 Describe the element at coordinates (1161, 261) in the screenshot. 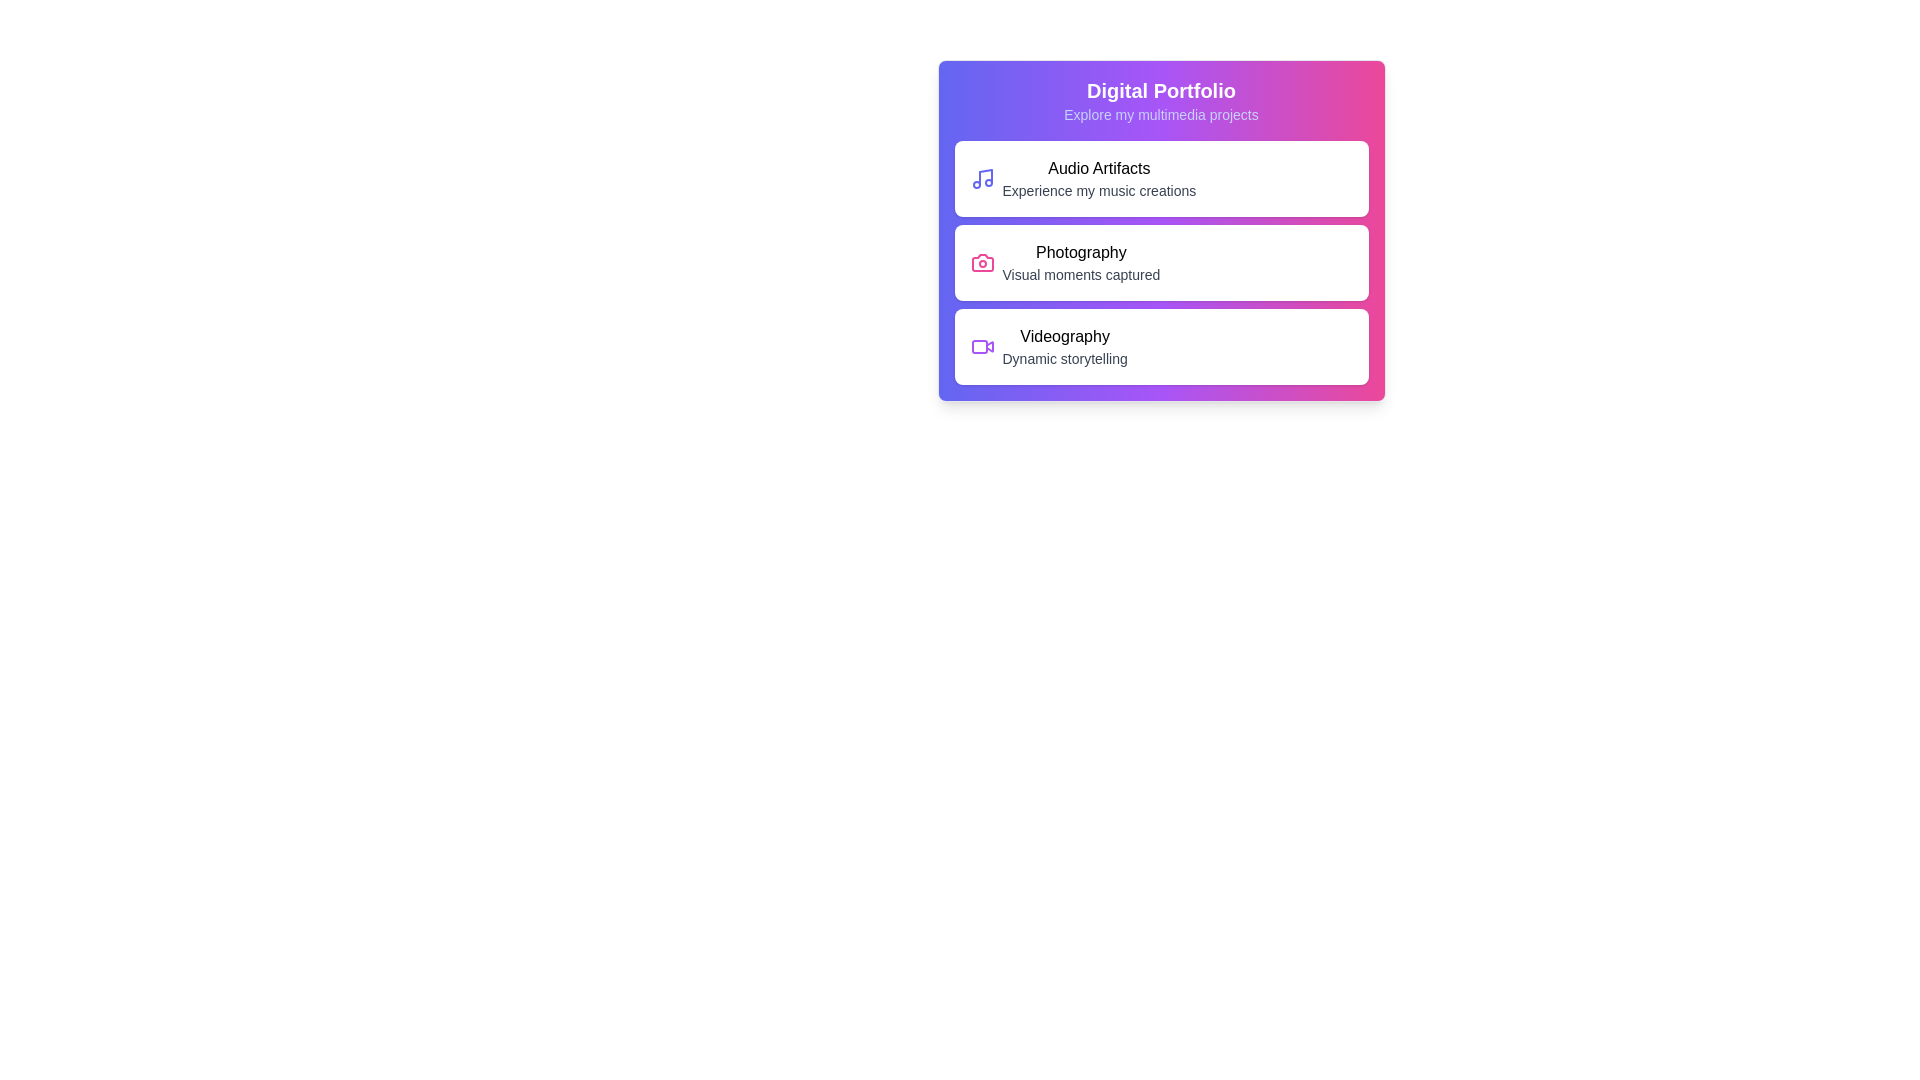

I see `to interact with the 'Photography' card, which contains descriptive content about 'Visual moments captured'. This card is the second in a vertical list of three cards, positioned between 'Audio Artifacts' and 'Videography'` at that location.